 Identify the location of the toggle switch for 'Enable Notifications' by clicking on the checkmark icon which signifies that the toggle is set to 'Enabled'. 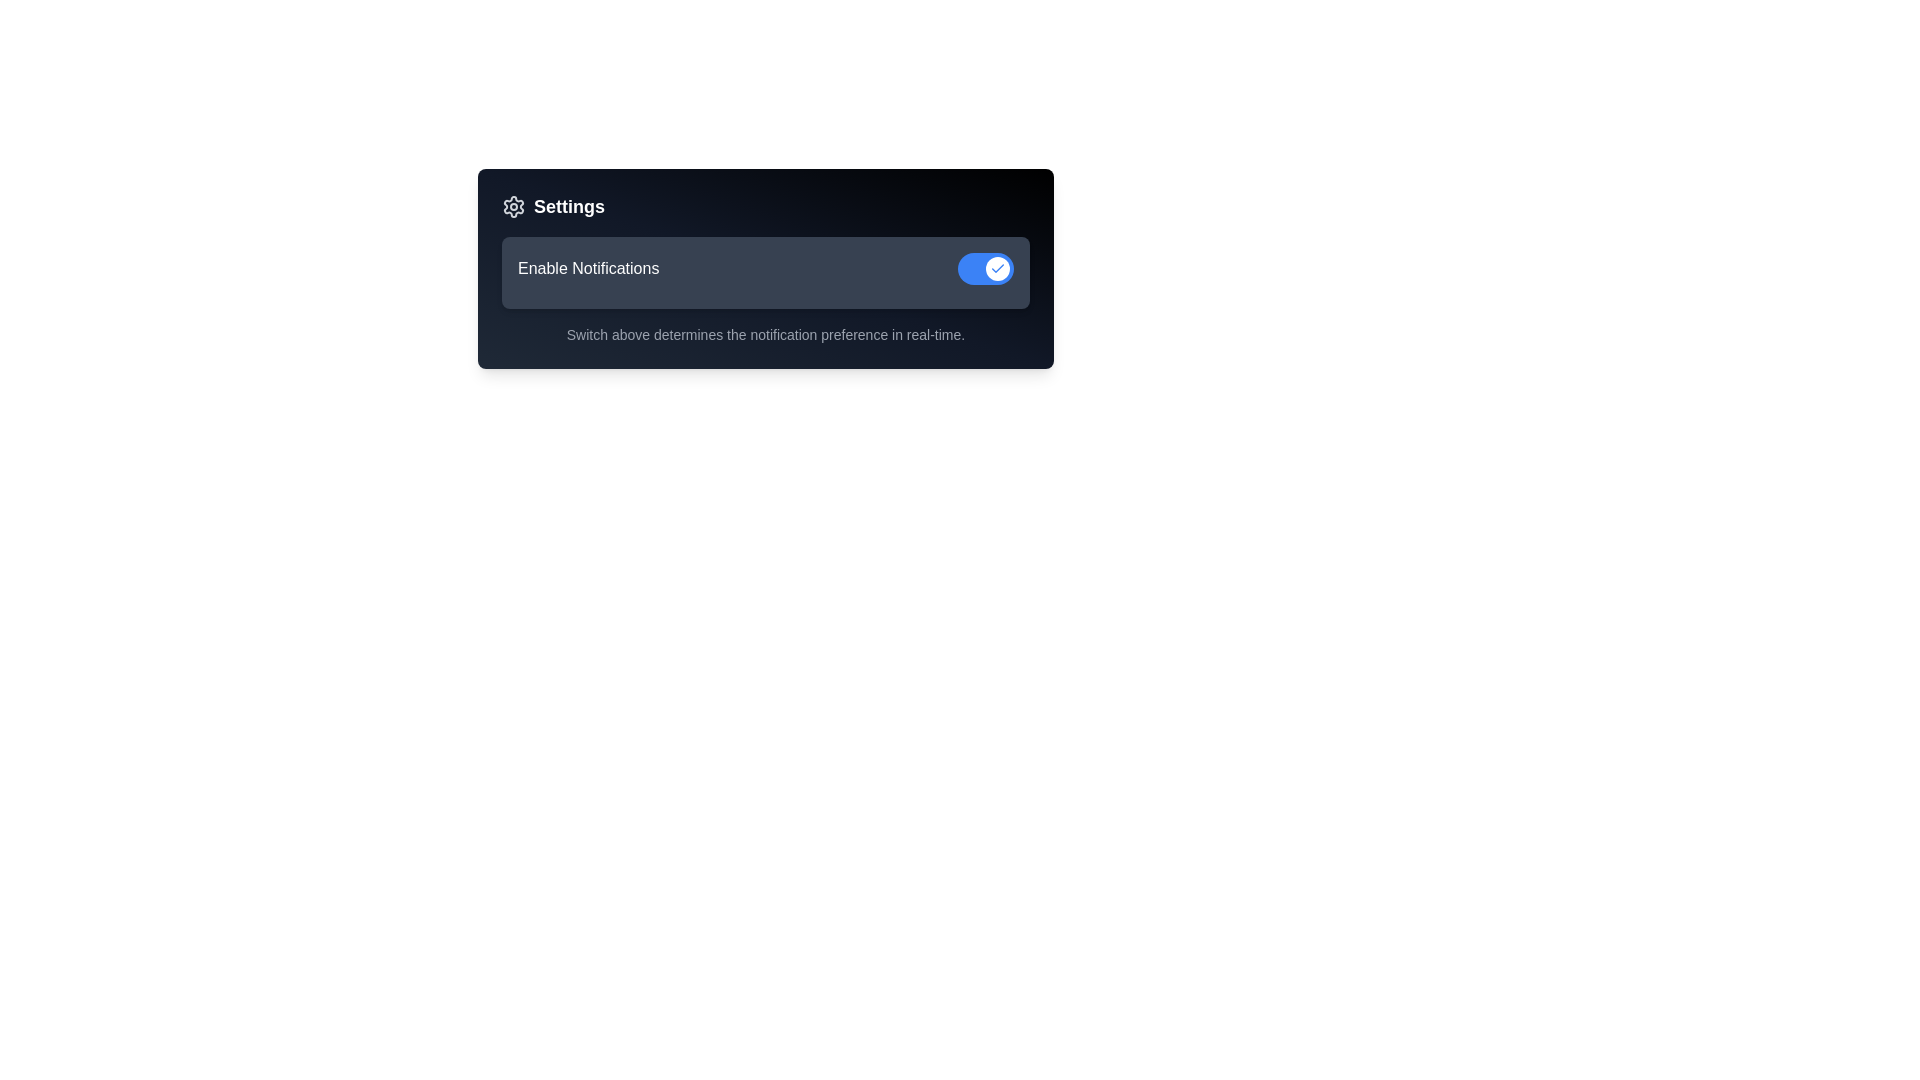
(998, 268).